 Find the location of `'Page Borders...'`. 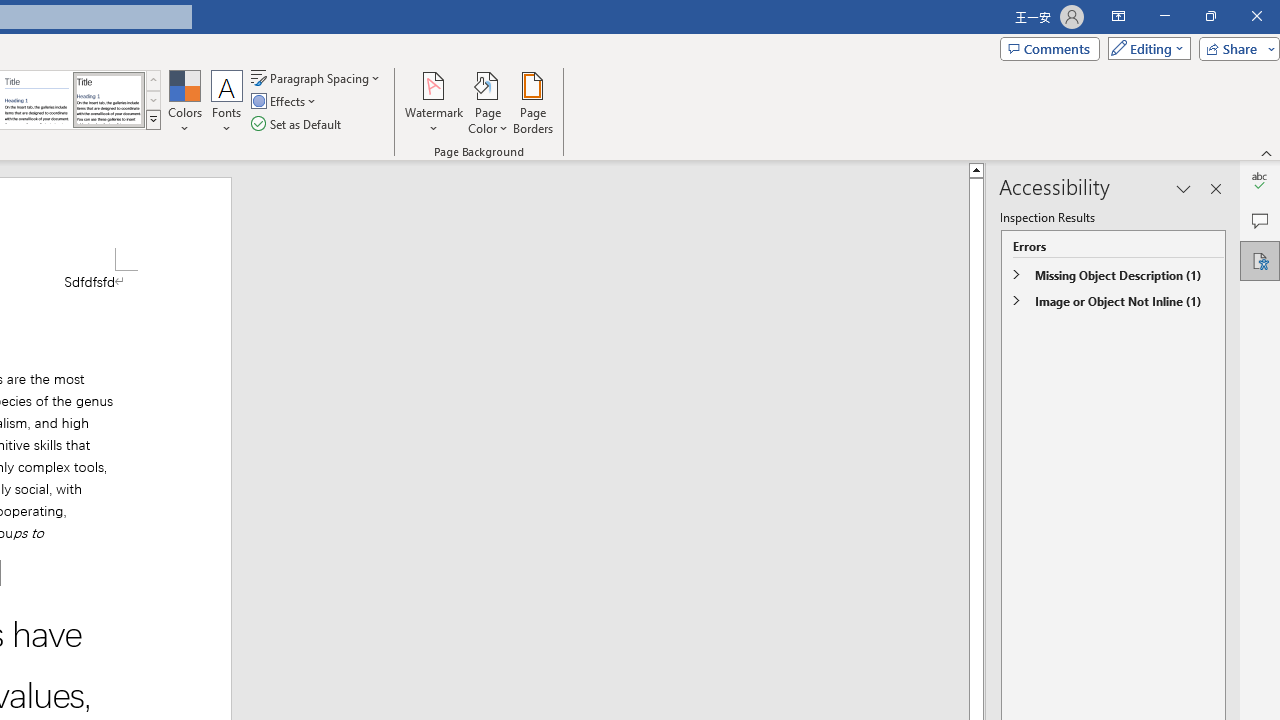

'Page Borders...' is located at coordinates (533, 103).